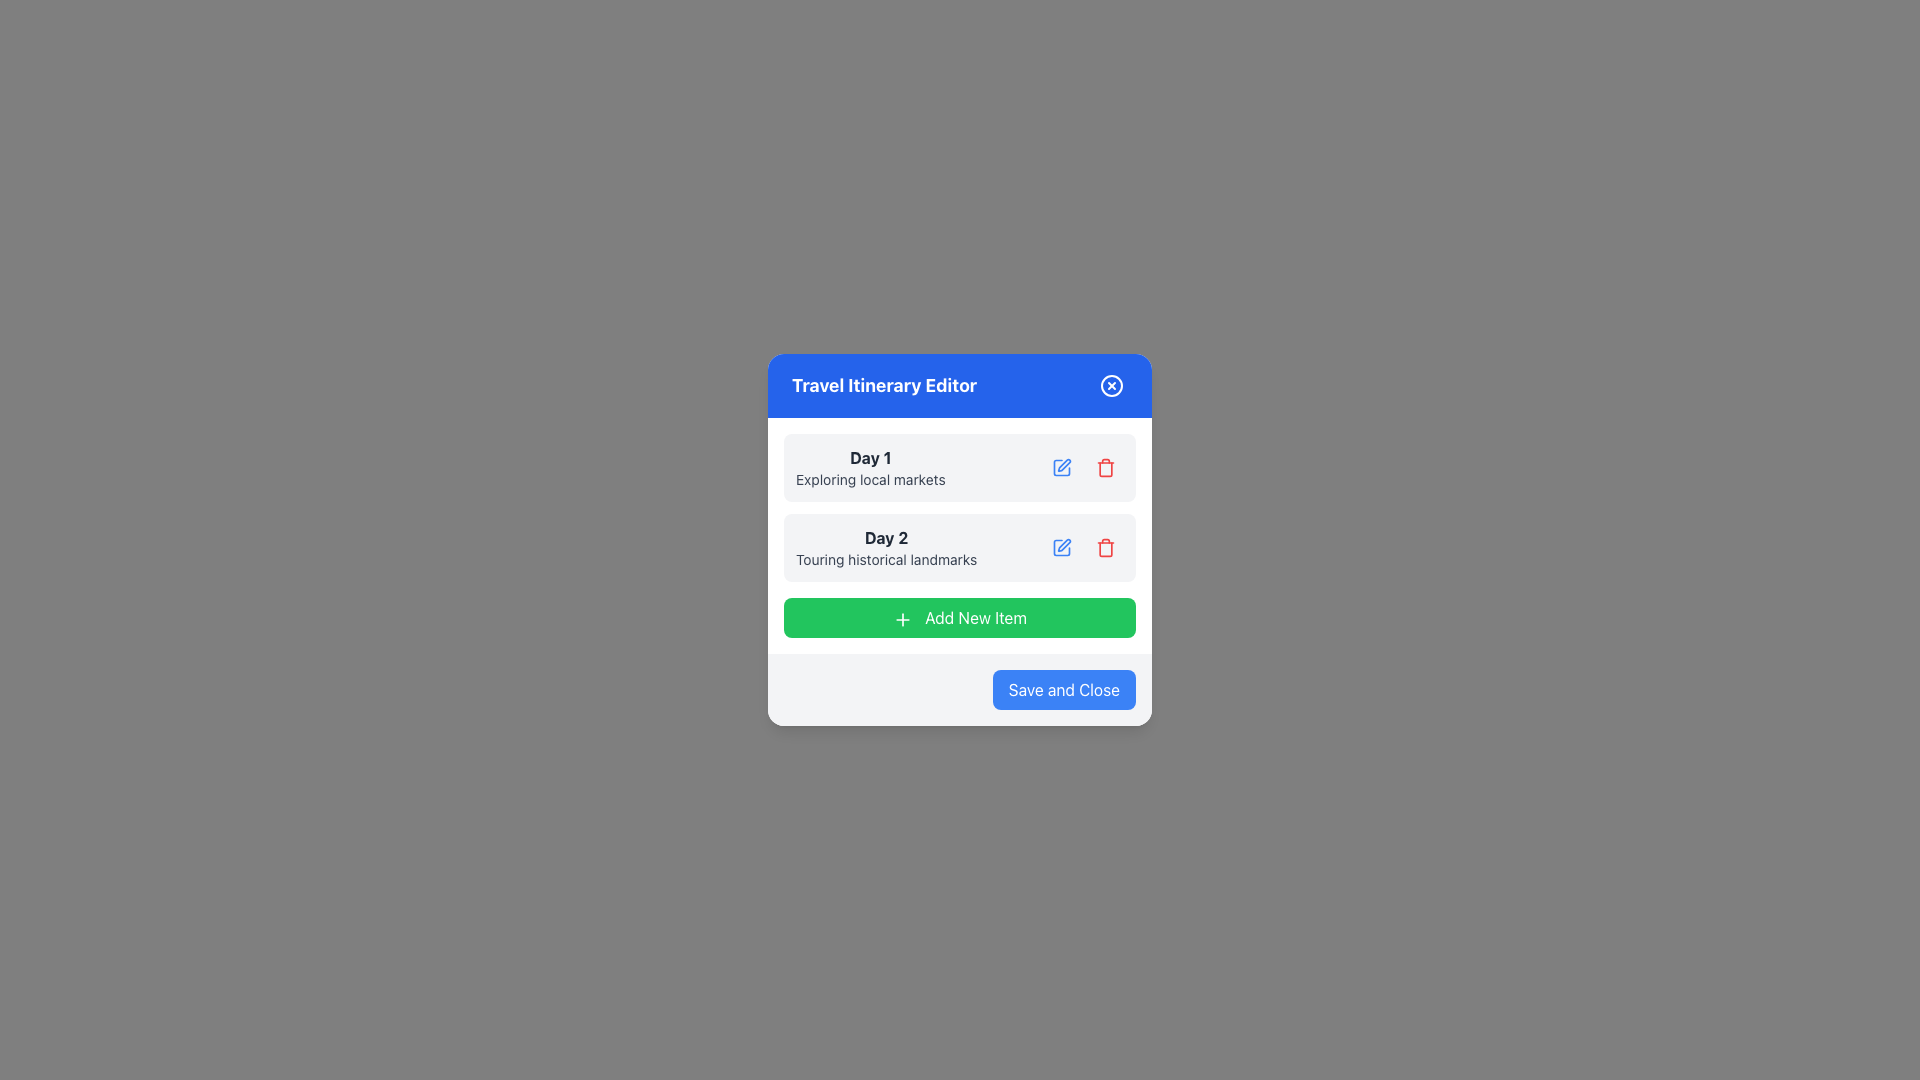  Describe the element at coordinates (1104, 467) in the screenshot. I see `the red trash can icon button in the 'Travel Itinerary Editor' to trigger hover effects` at that location.